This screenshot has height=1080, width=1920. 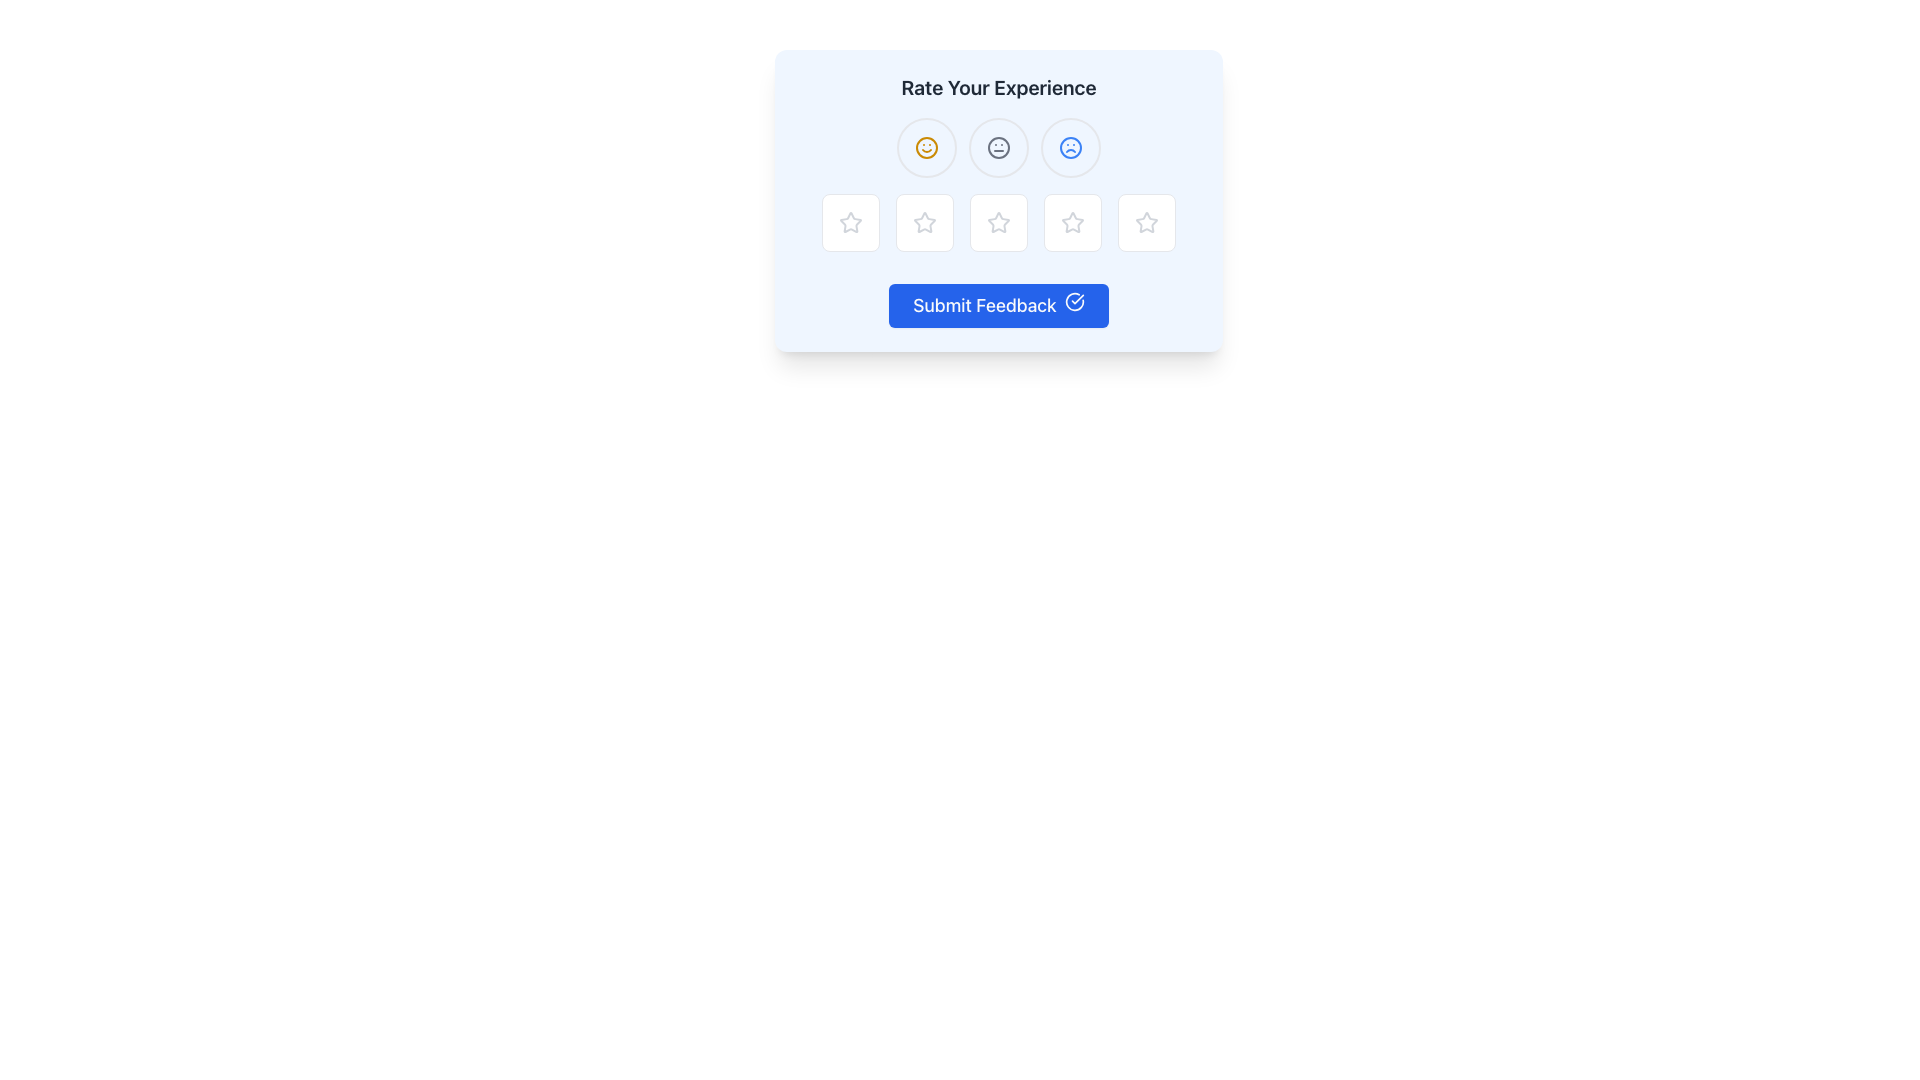 What do you see at coordinates (998, 146) in the screenshot?
I see `the middle button with a neutral face icon, which is part of a row of three emoji buttons located below the 'Rate Your Experience' text` at bounding box center [998, 146].